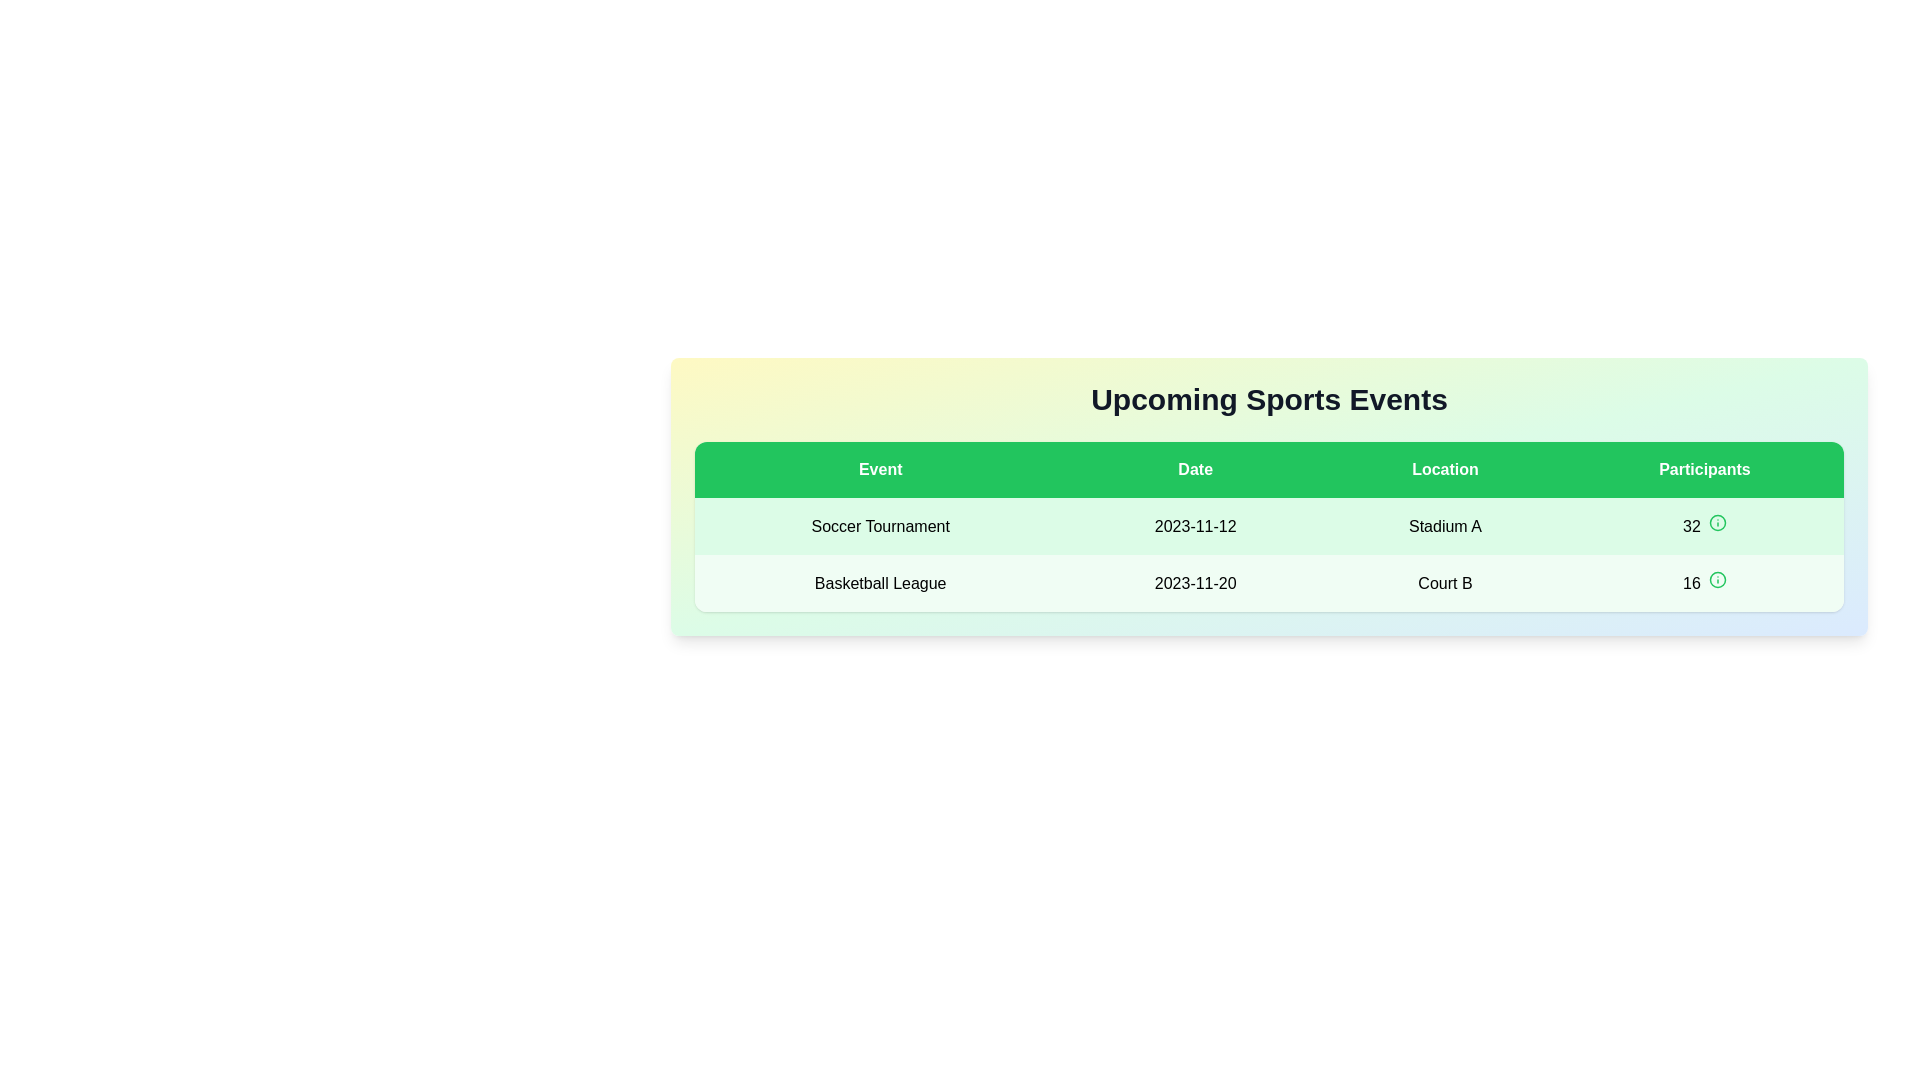  What do you see at coordinates (880, 583) in the screenshot?
I see `the text label displaying the title 'Basketball League', which is located in the second row and first column of the table, above '2023-11-20' and below 'Soccer Tournament'` at bounding box center [880, 583].